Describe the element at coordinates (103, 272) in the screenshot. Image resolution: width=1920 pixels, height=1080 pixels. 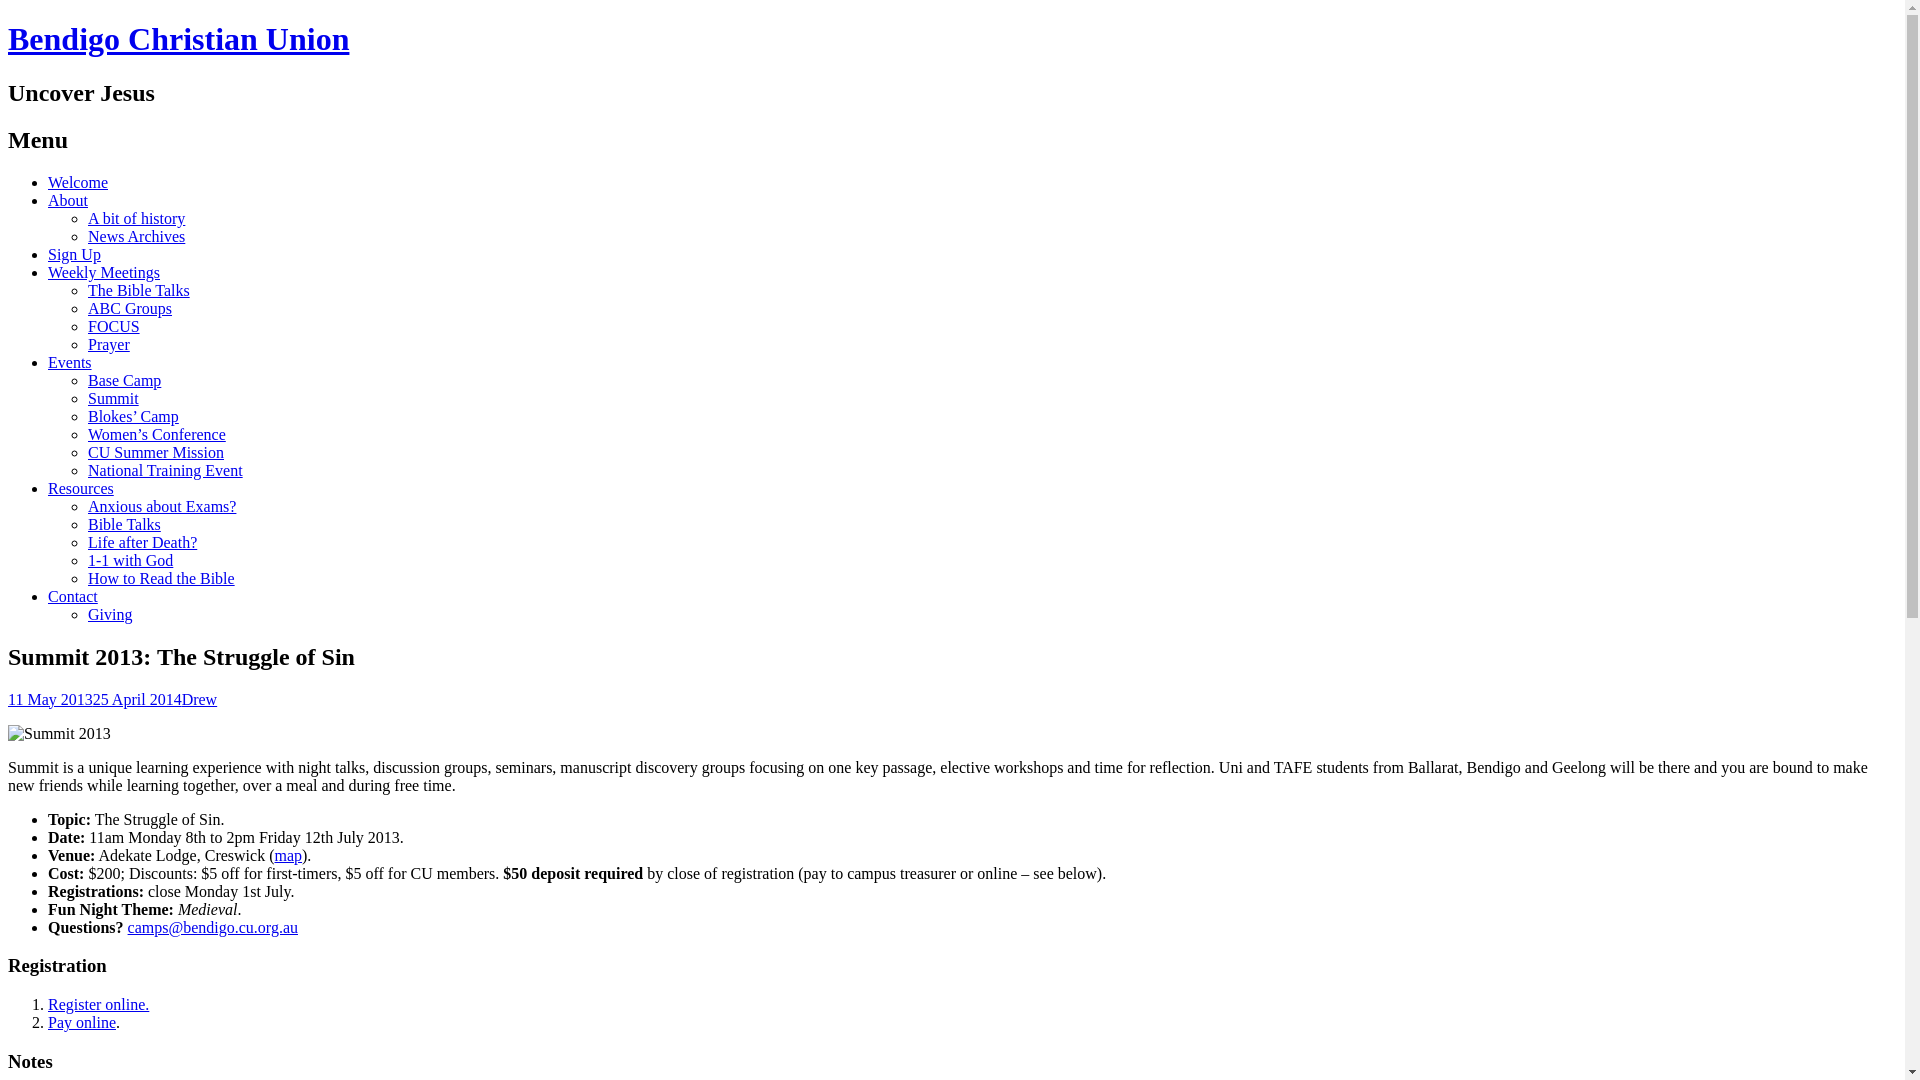
I see `'Weekly Meetings'` at that location.